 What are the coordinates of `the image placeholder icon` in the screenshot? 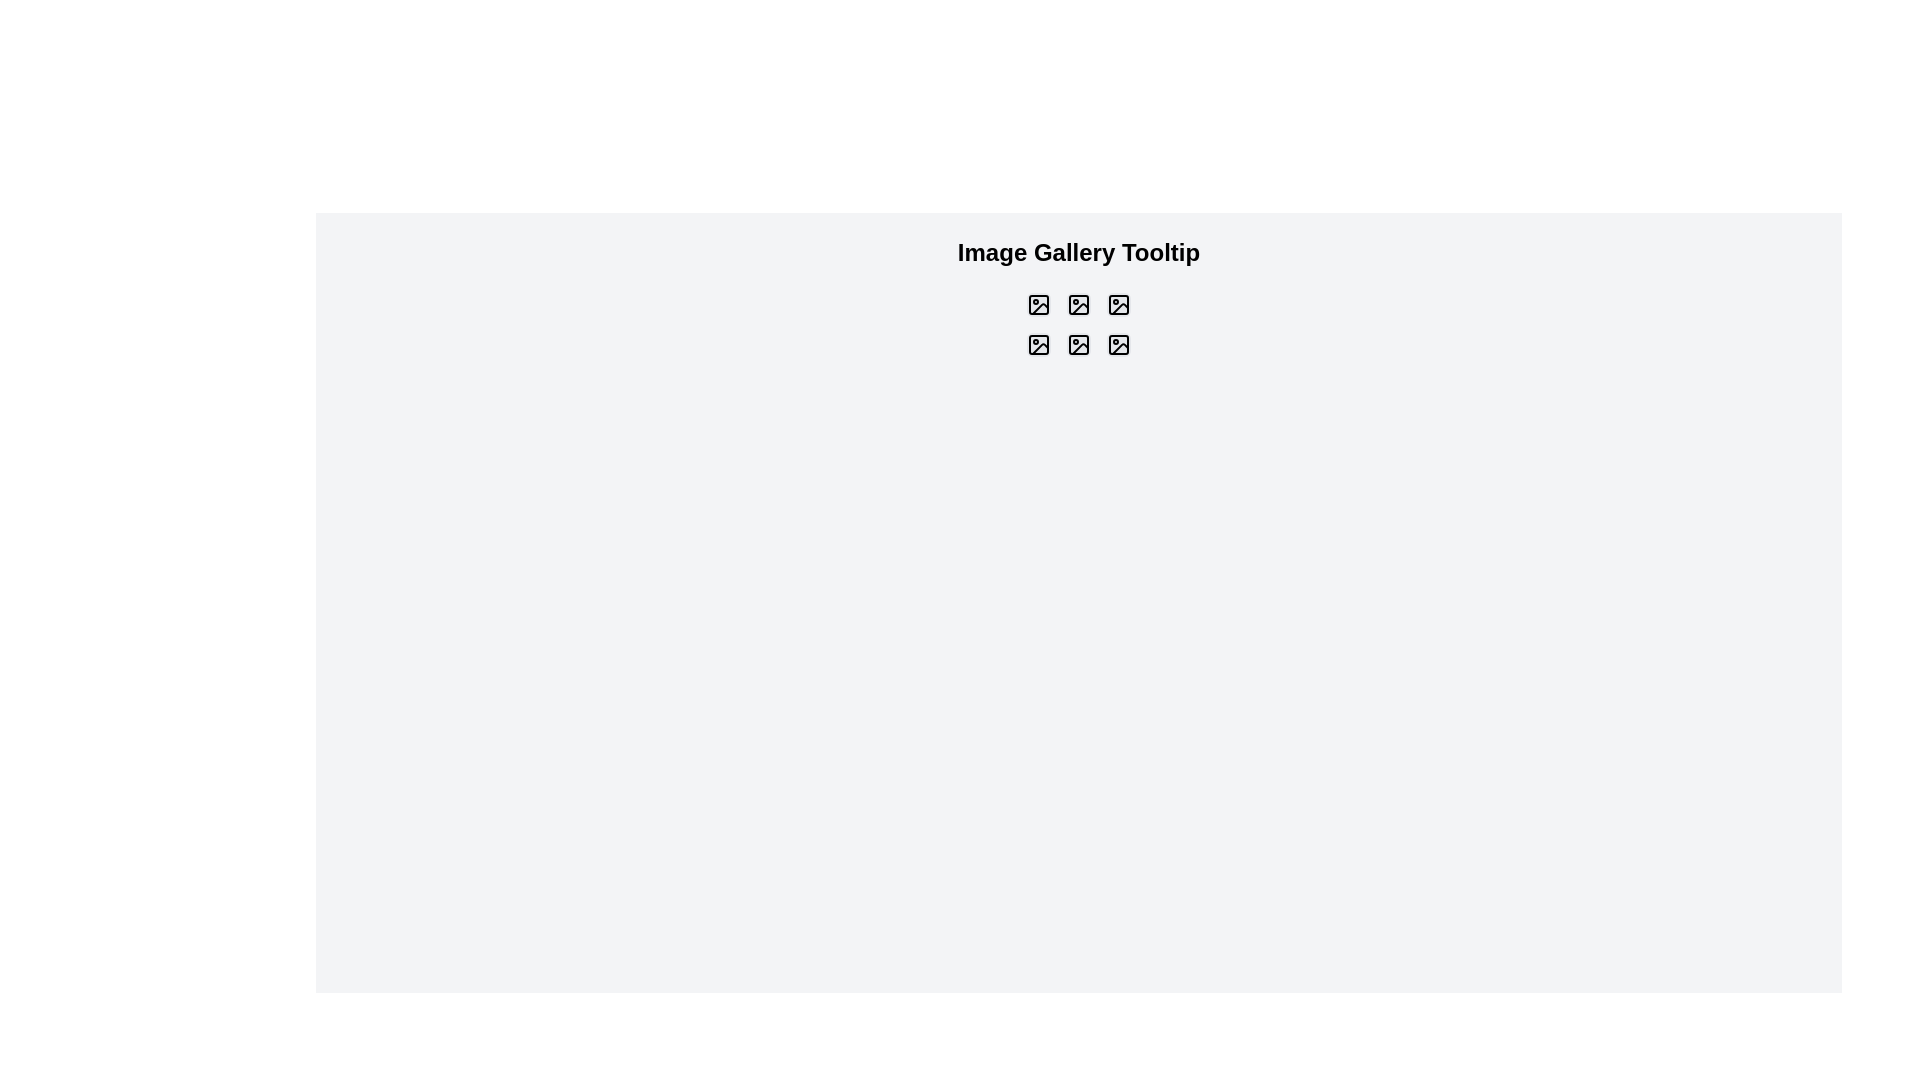 It's located at (1078, 304).